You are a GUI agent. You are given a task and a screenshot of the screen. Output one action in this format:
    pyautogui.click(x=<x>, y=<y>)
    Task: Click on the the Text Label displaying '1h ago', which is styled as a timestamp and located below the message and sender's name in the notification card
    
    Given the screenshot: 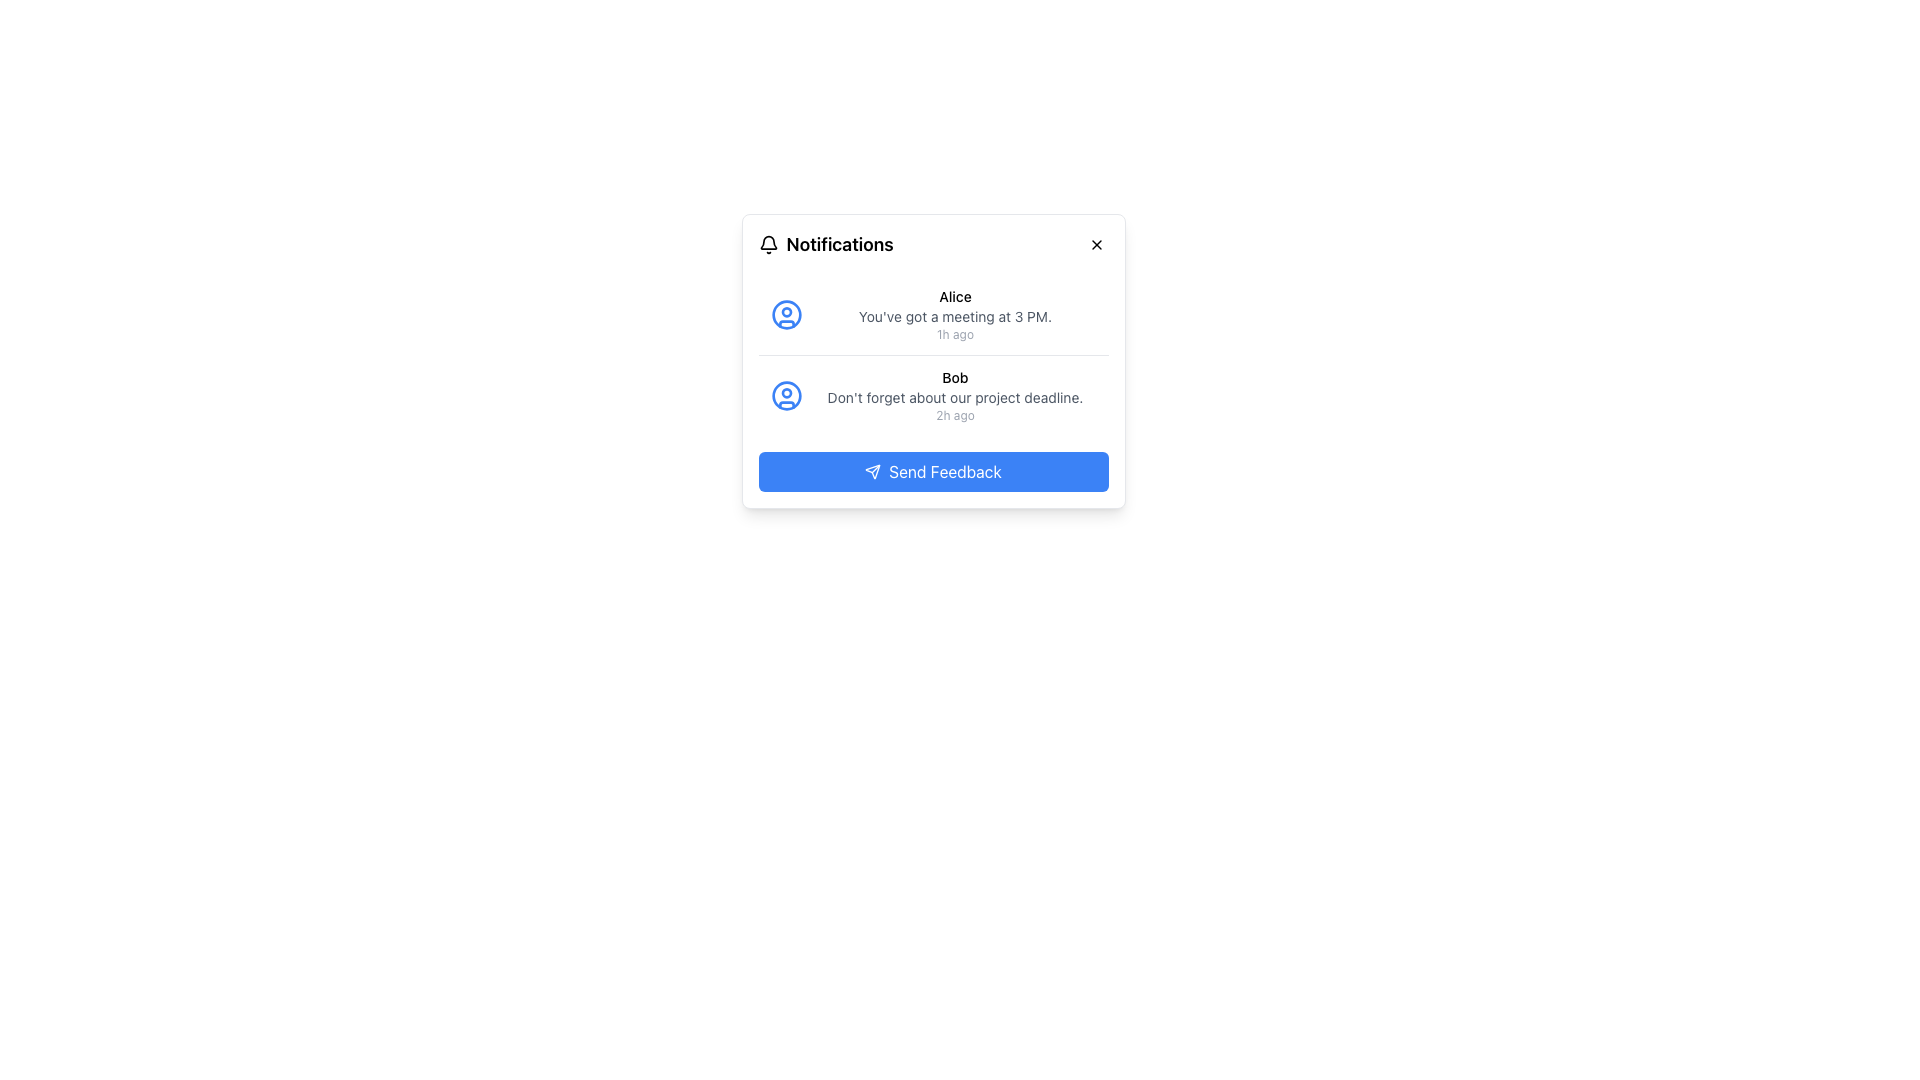 What is the action you would take?
    pyautogui.click(x=954, y=334)
    